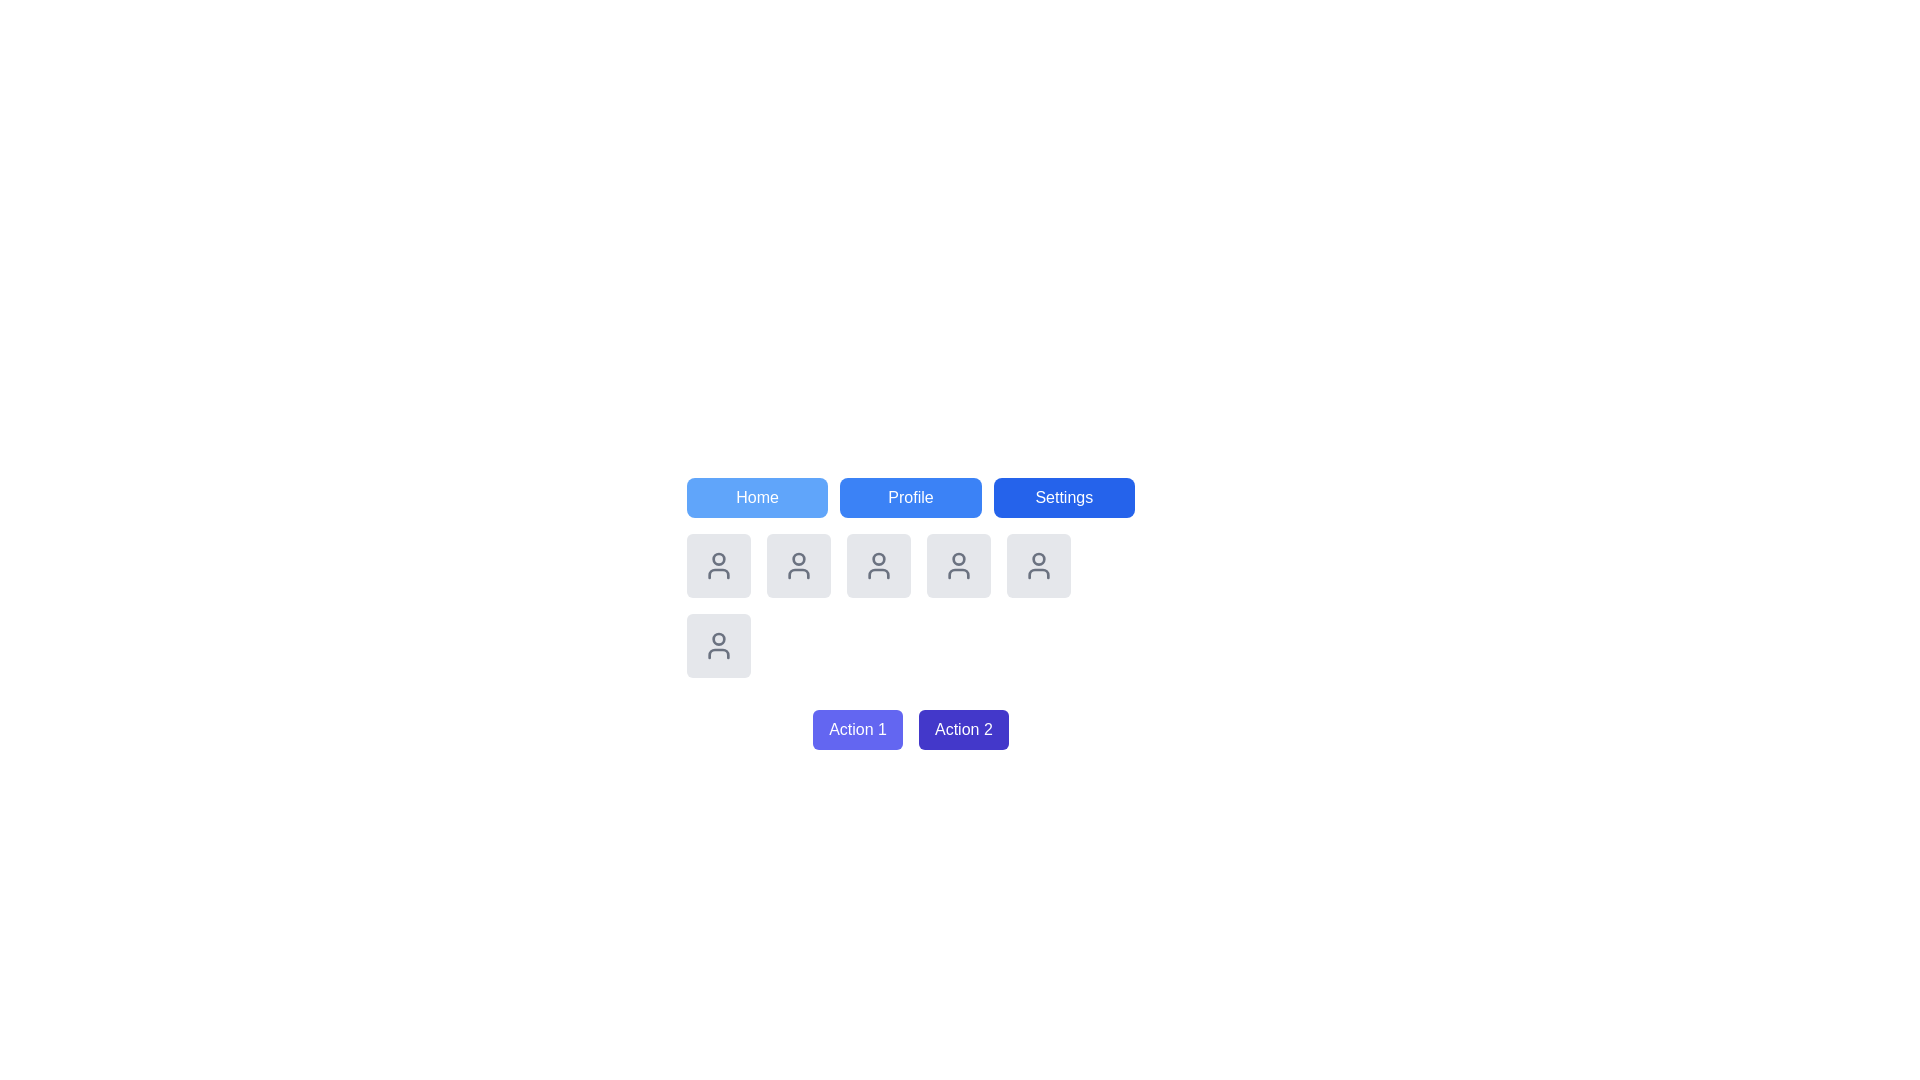 Image resolution: width=1920 pixels, height=1080 pixels. Describe the element at coordinates (1063, 496) in the screenshot. I see `the 'Settings' button, which is the third button in a horizontal row of three buttons with a blue background and white text` at that location.